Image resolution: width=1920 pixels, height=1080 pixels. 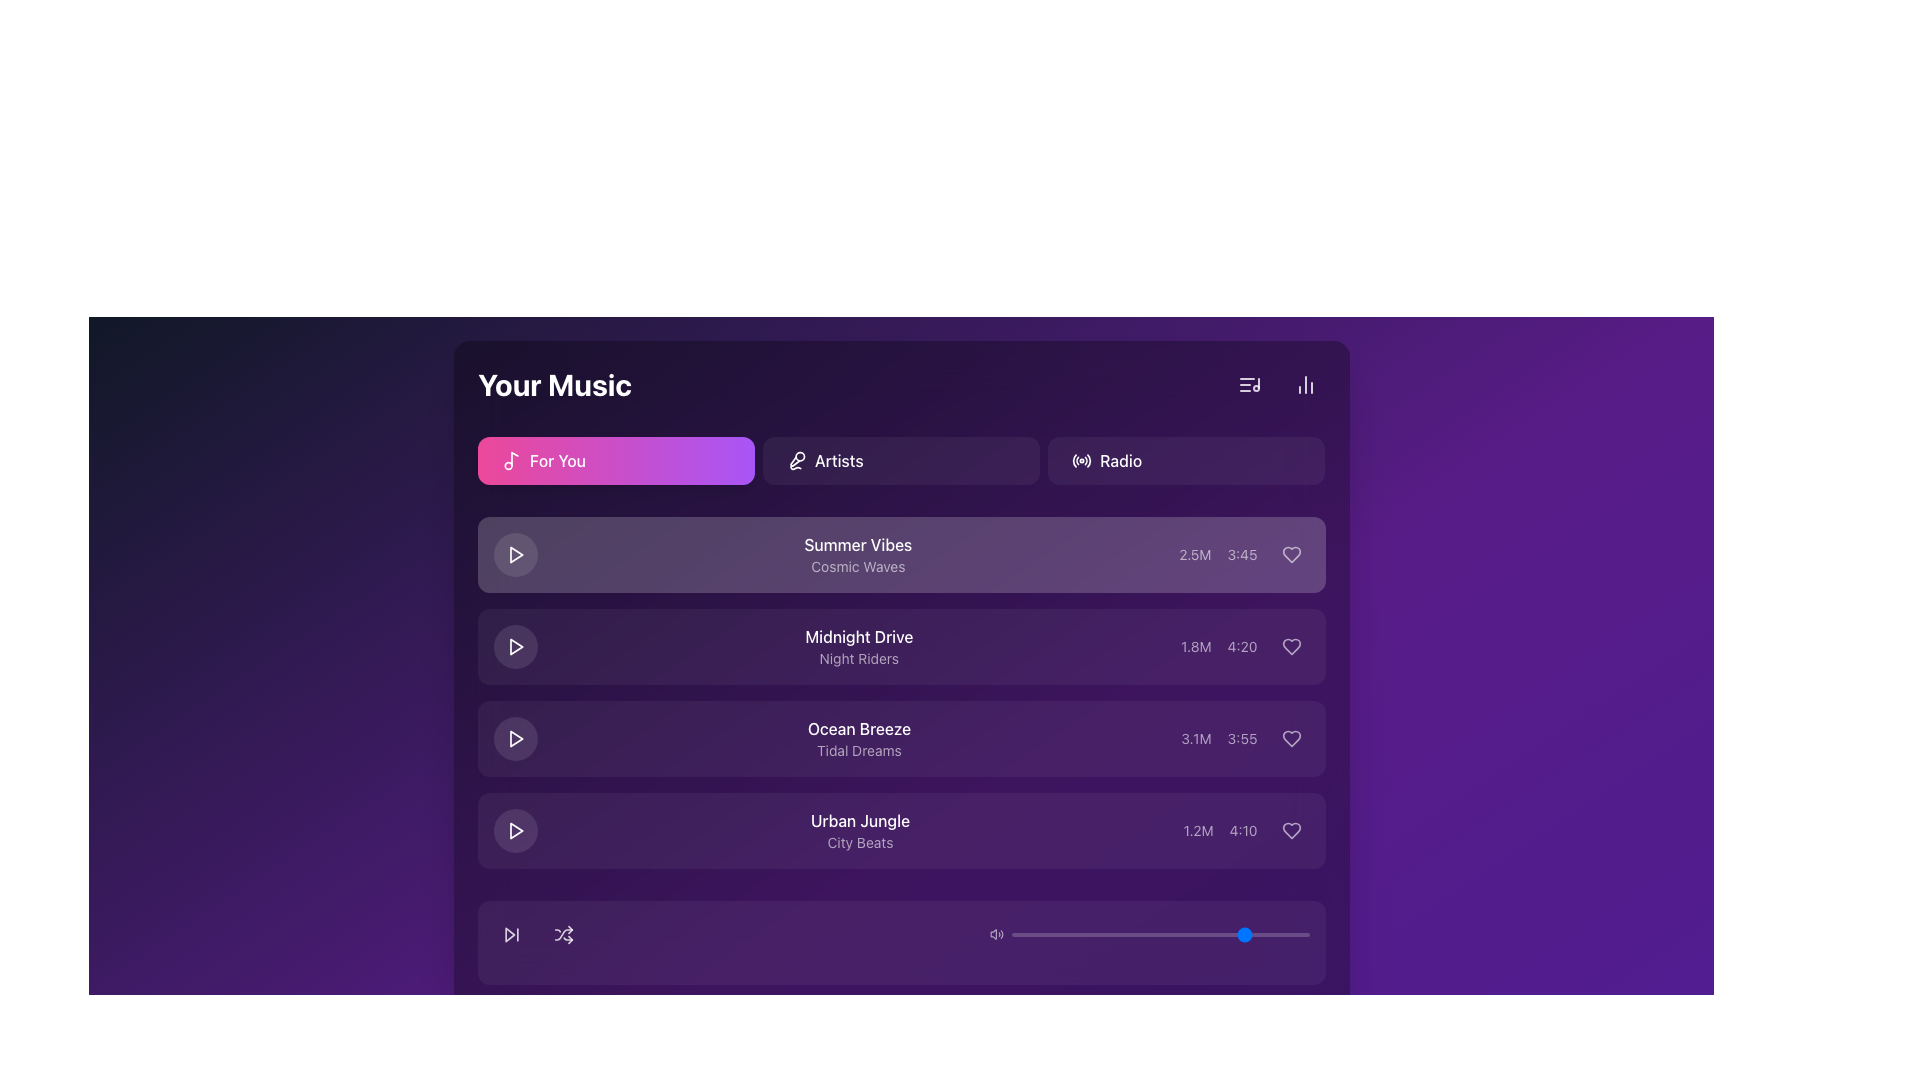 I want to click on the musical note icon, so click(x=511, y=461).